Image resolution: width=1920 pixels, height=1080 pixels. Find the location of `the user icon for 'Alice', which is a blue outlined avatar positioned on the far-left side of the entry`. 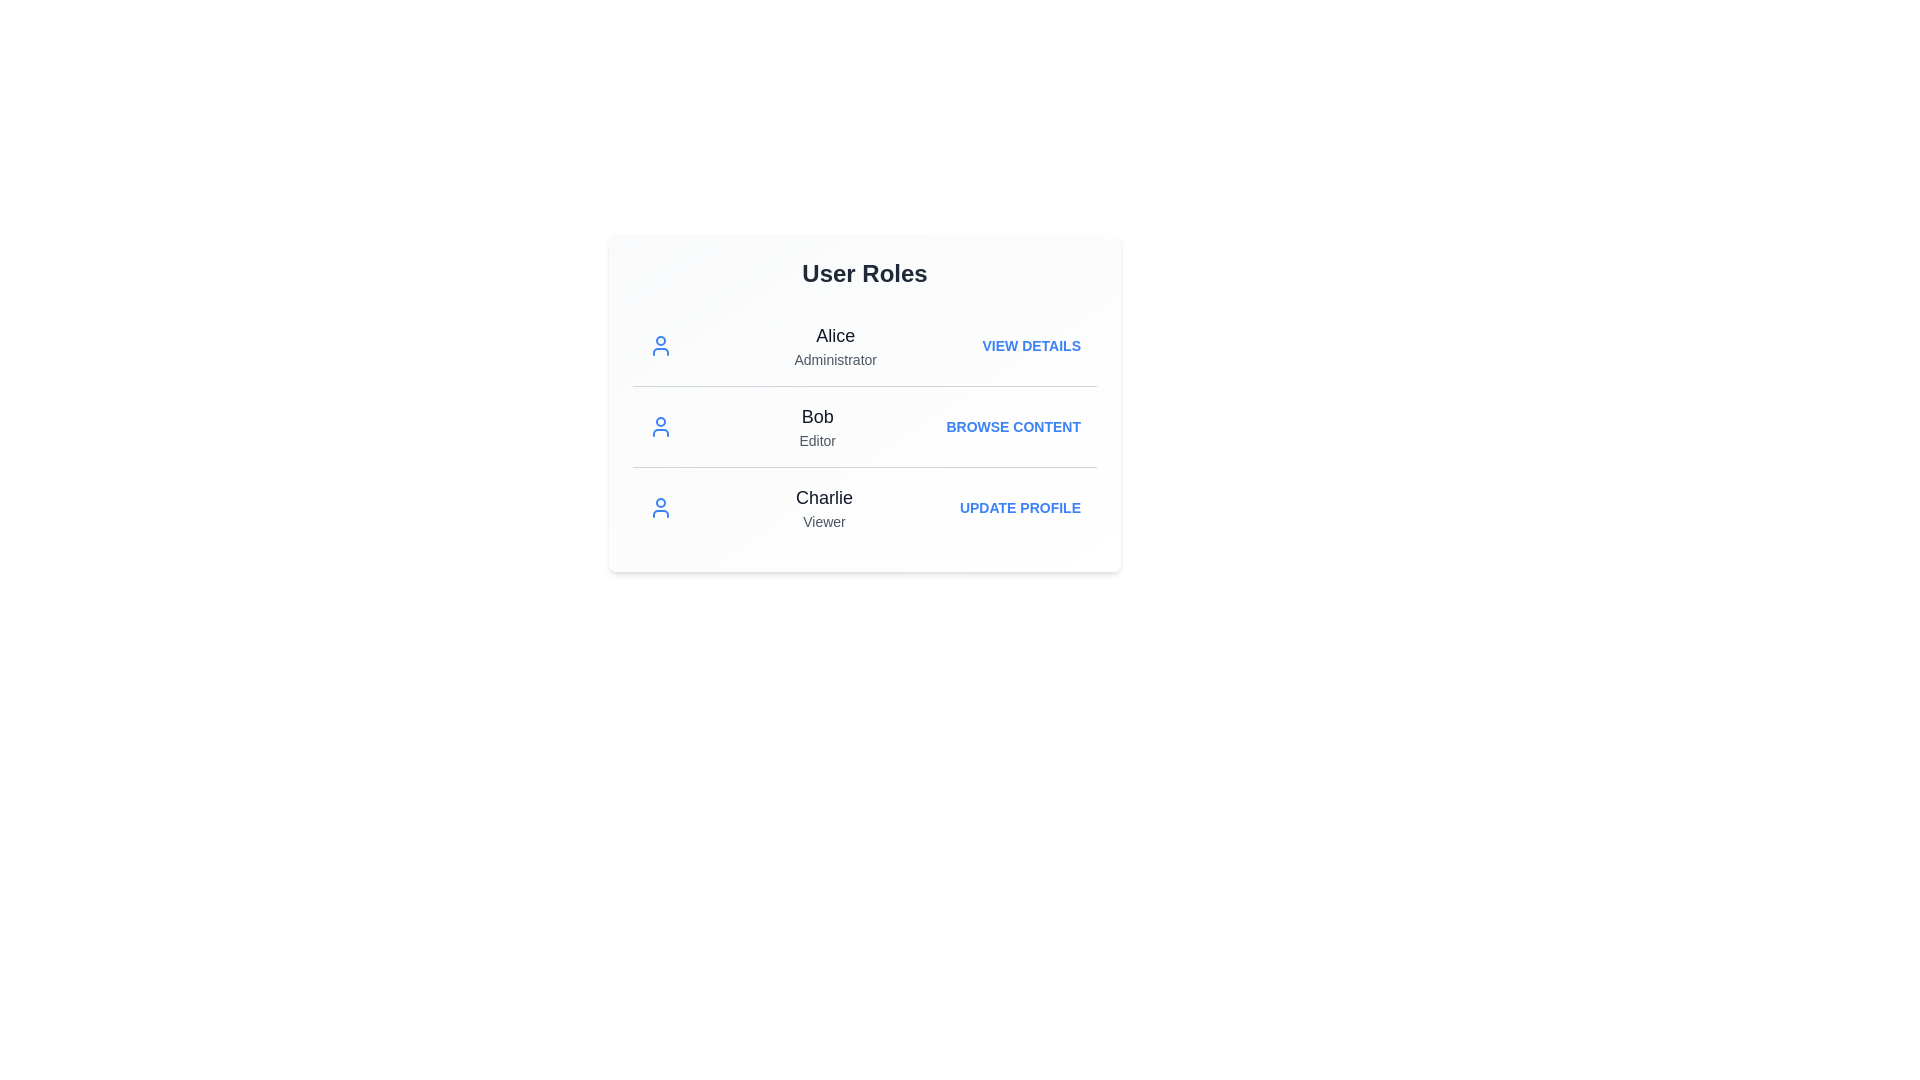

the user icon for 'Alice', which is a blue outlined avatar positioned on the far-left side of the entry is located at coordinates (661, 345).